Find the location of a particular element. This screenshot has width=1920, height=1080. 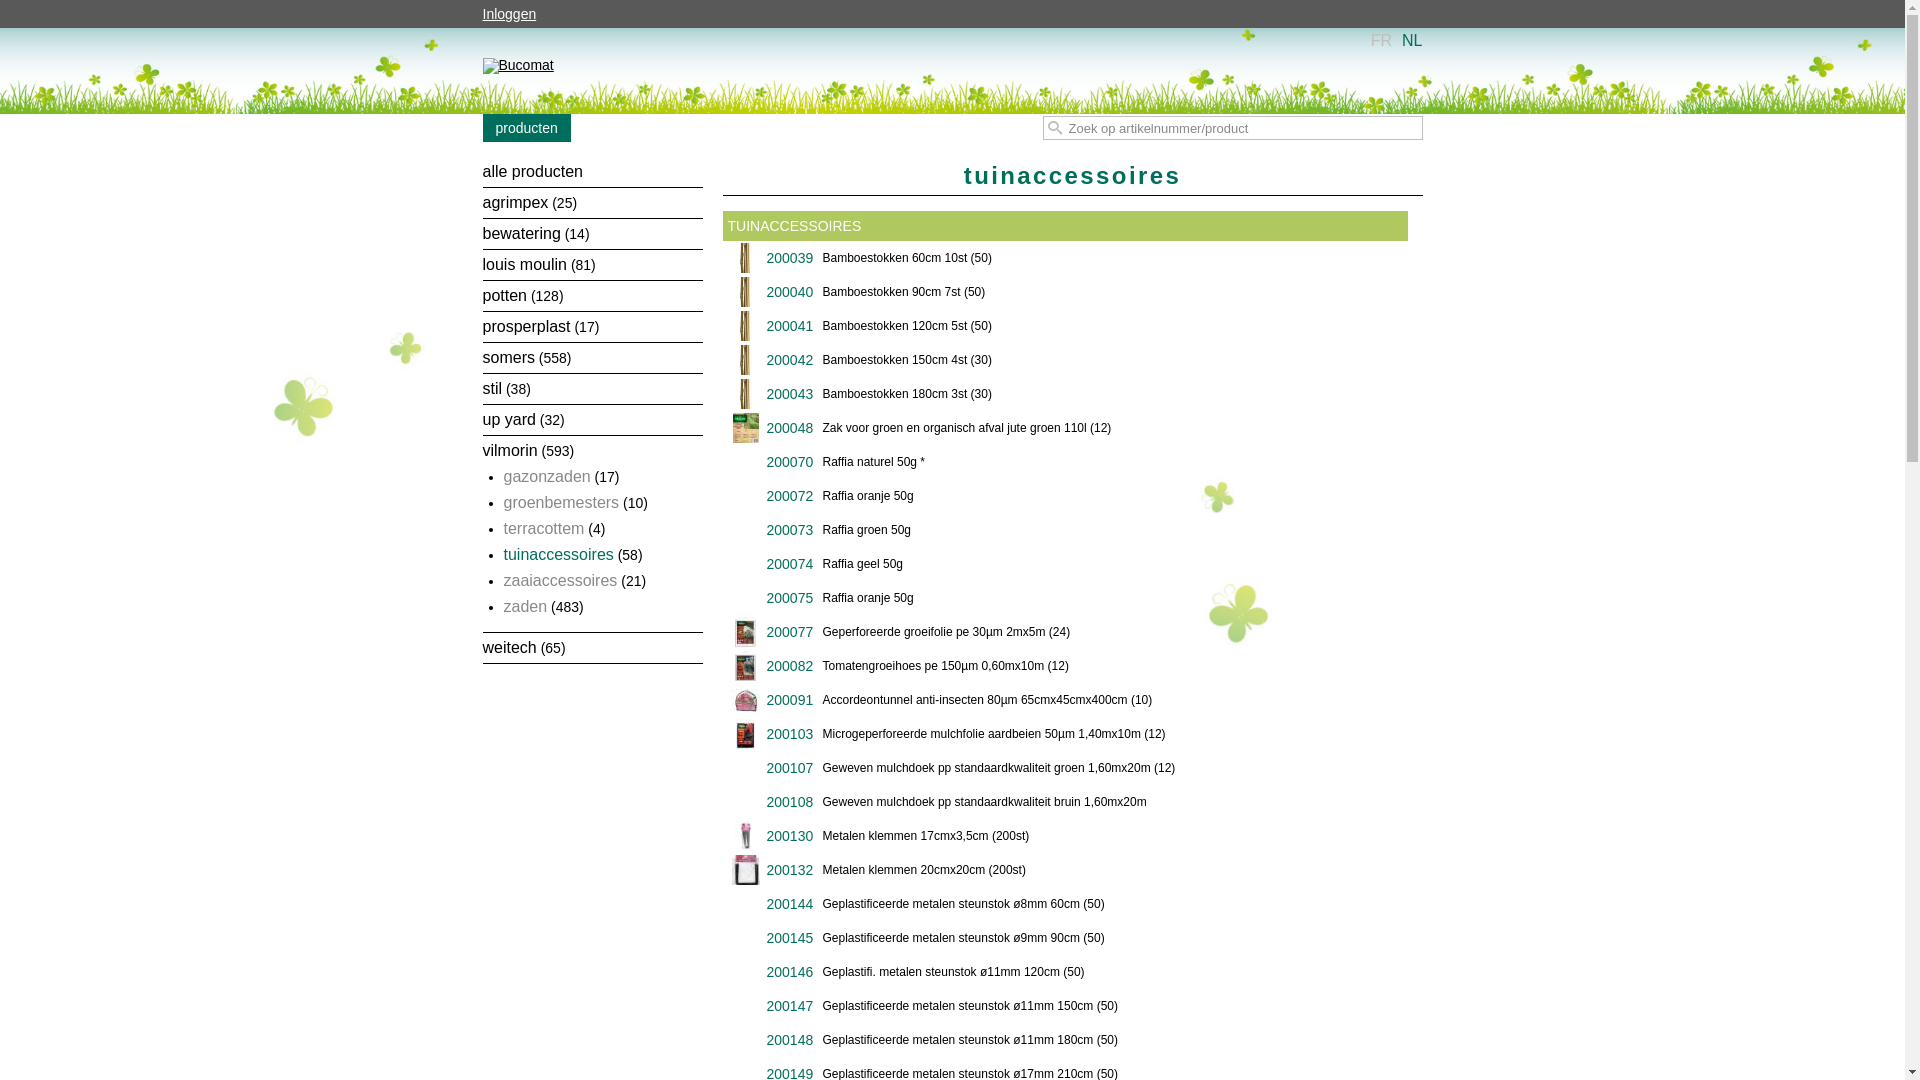

'agrimpex' is located at coordinates (514, 202).